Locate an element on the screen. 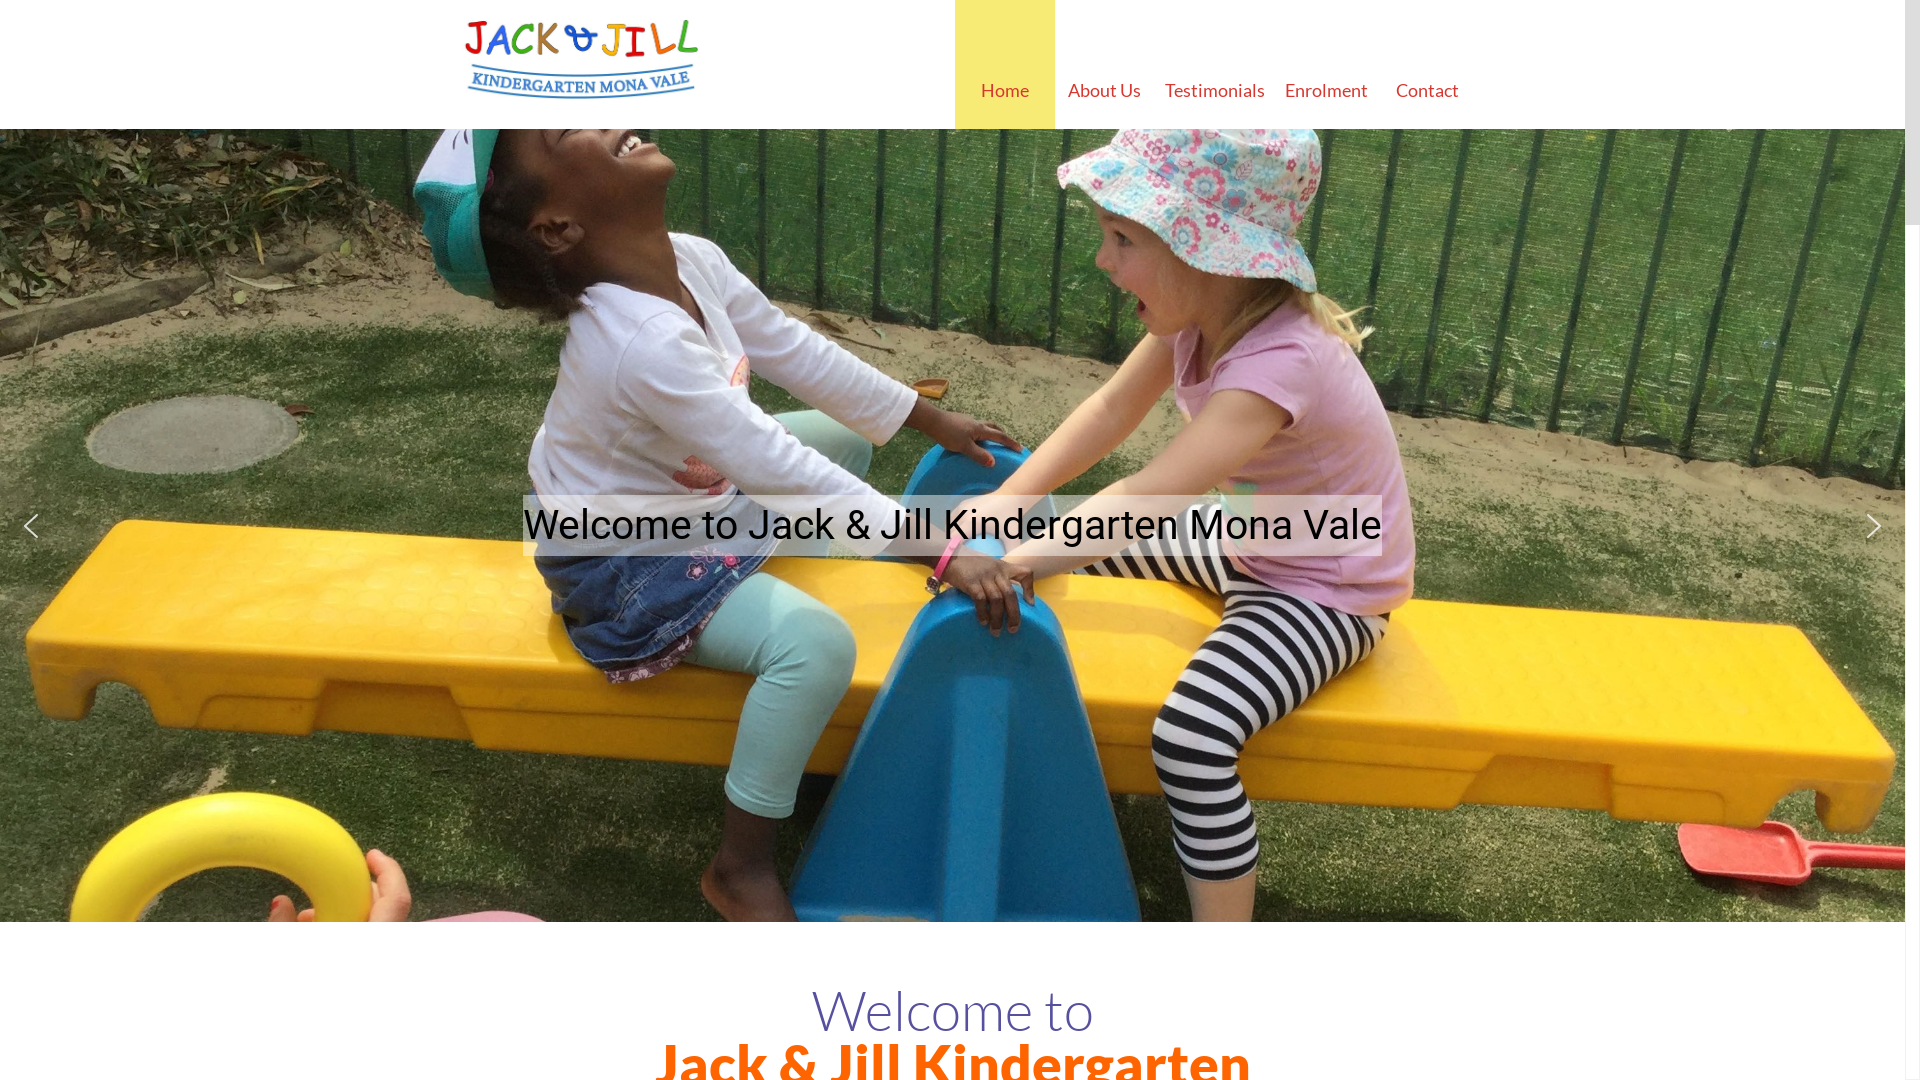 Image resolution: width=1920 pixels, height=1080 pixels. 'Home' is located at coordinates (1003, 63).